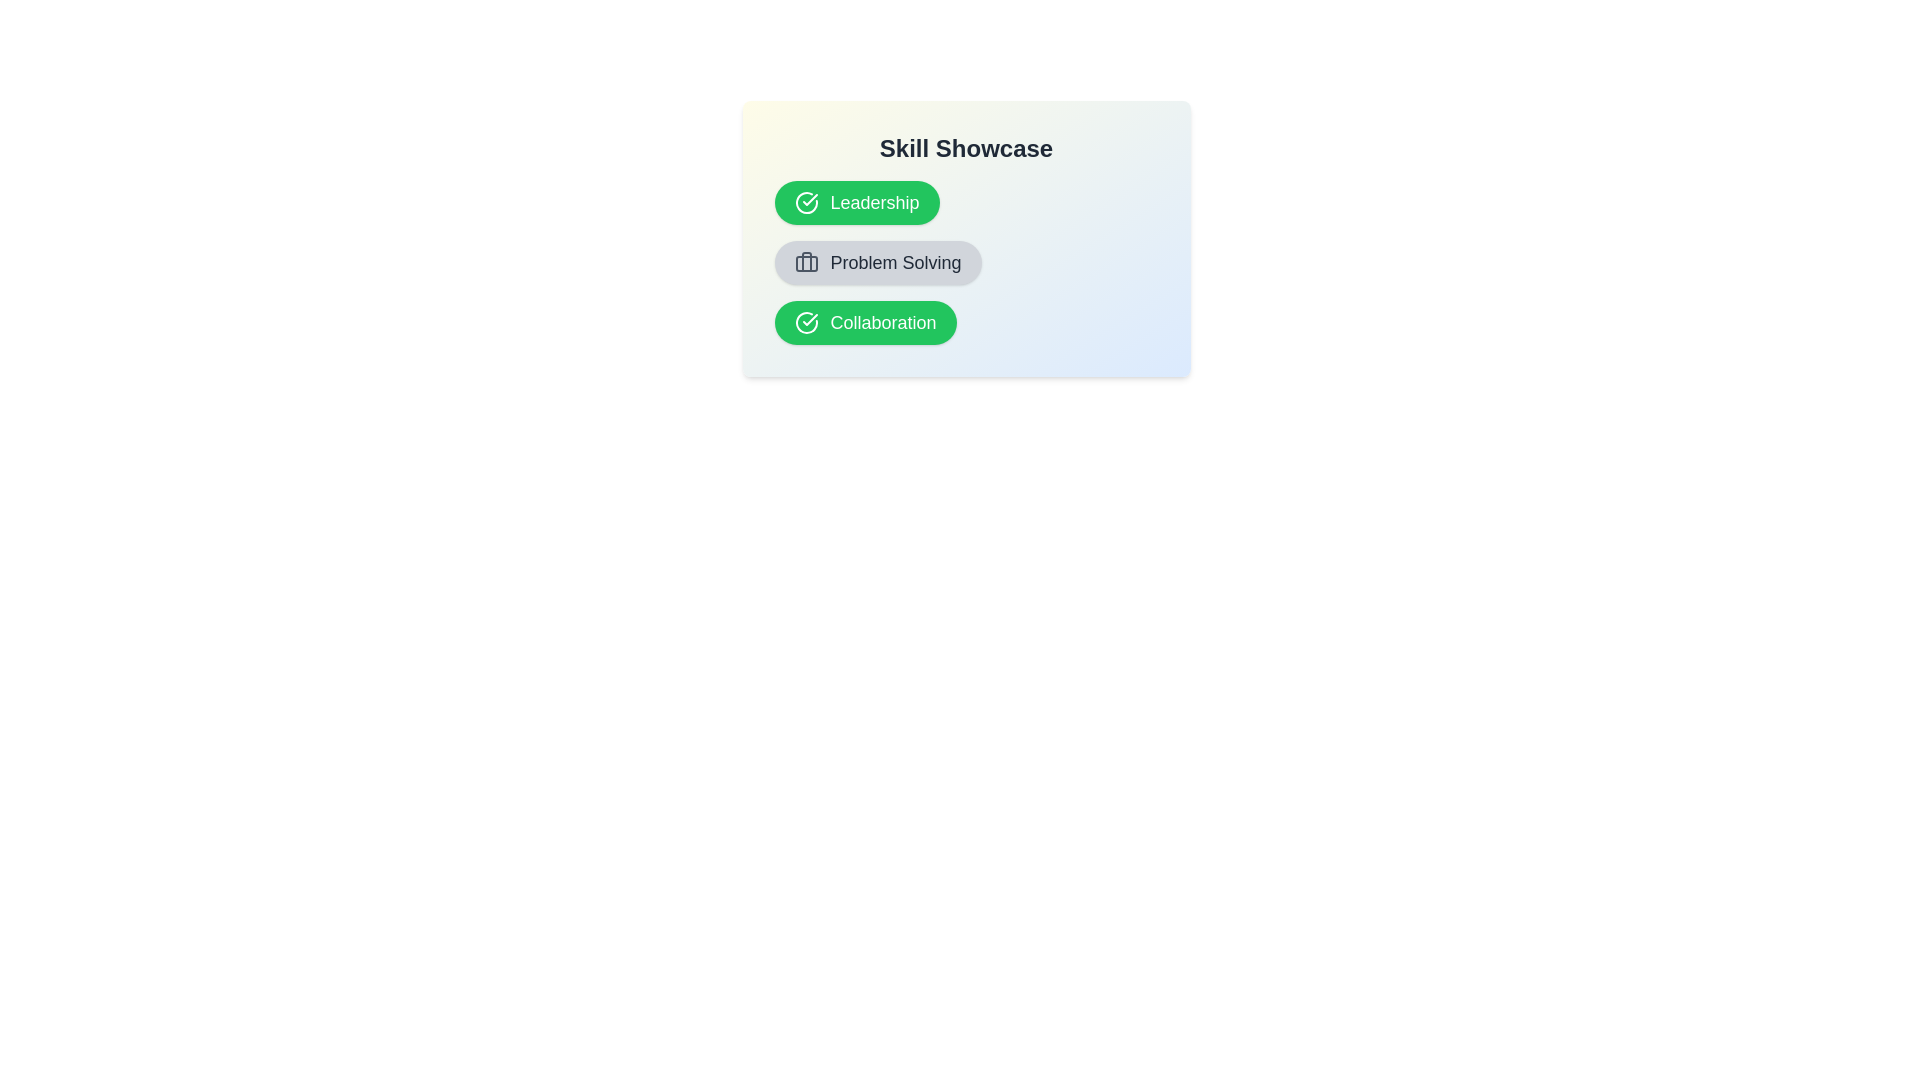  What do you see at coordinates (857, 203) in the screenshot?
I see `the skill item named Leadership` at bounding box center [857, 203].